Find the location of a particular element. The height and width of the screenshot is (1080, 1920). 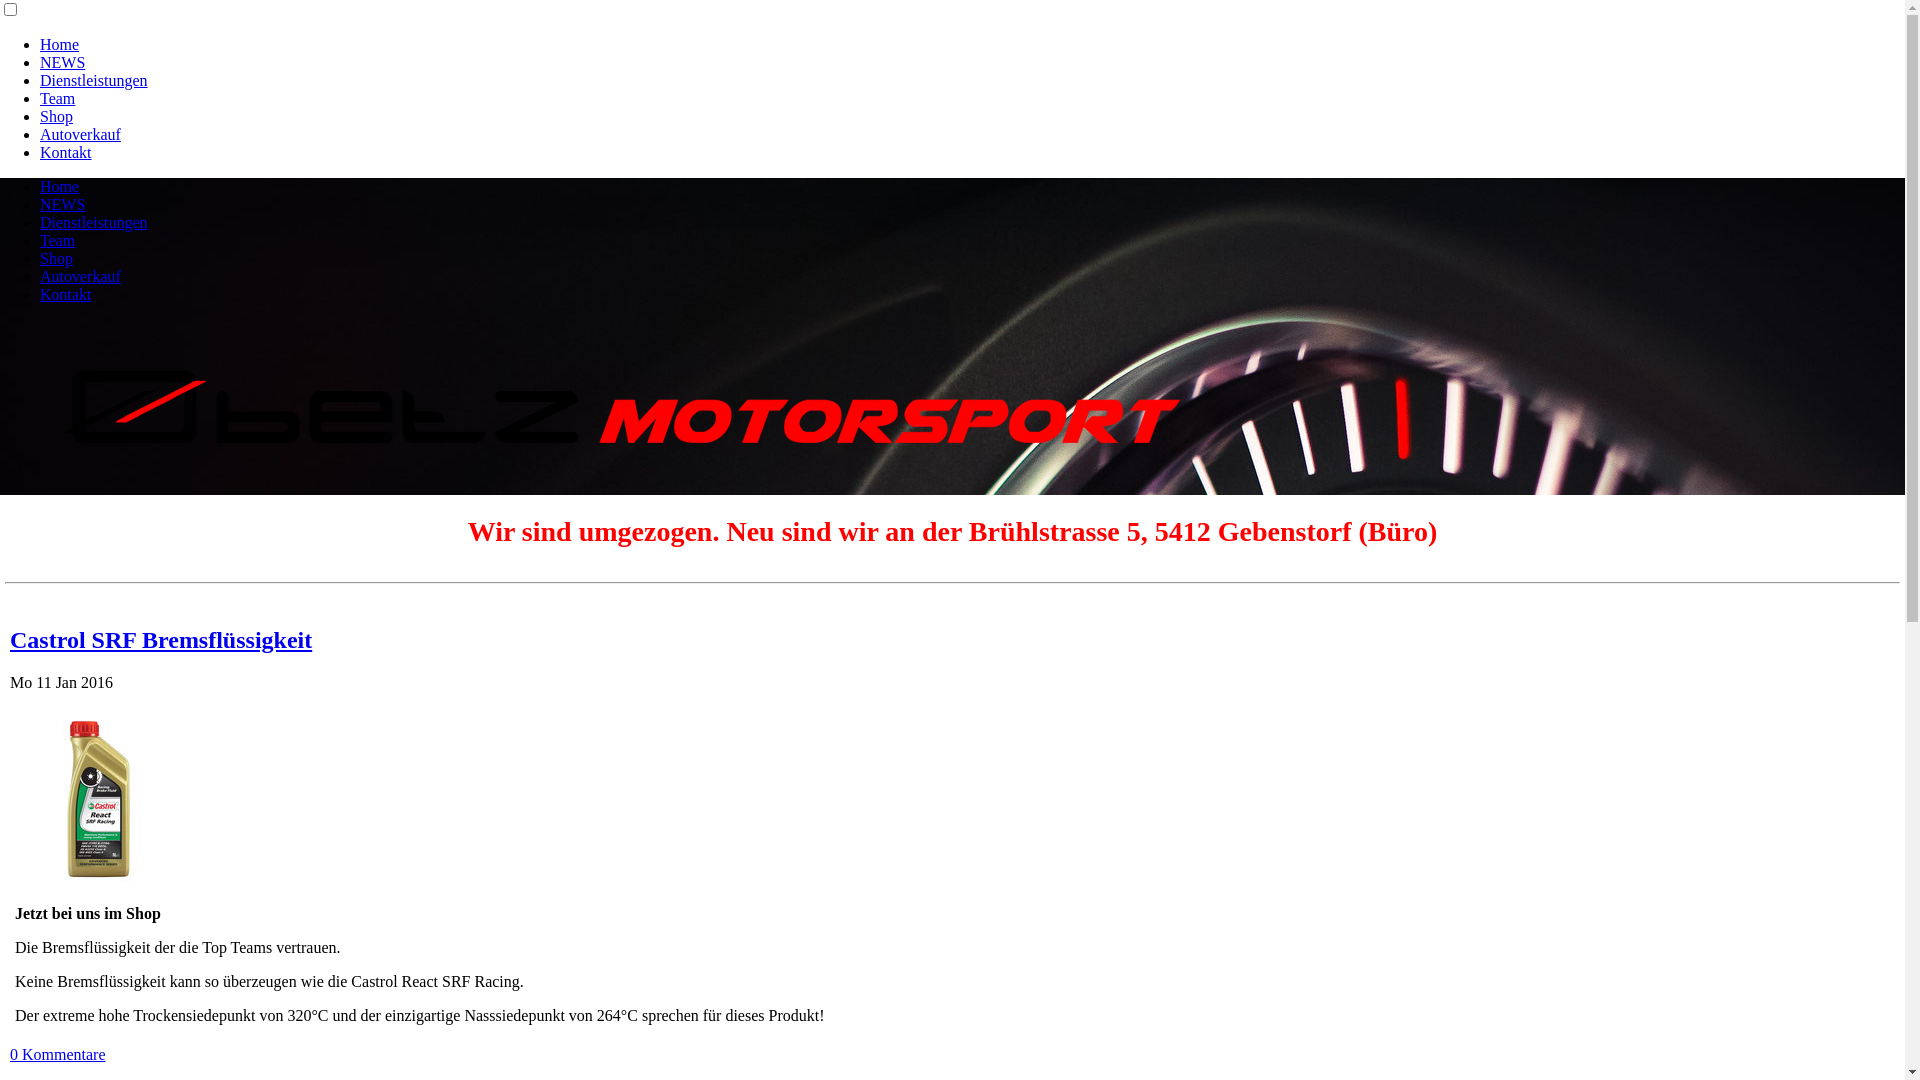

'Autoverkauf' is located at coordinates (80, 134).